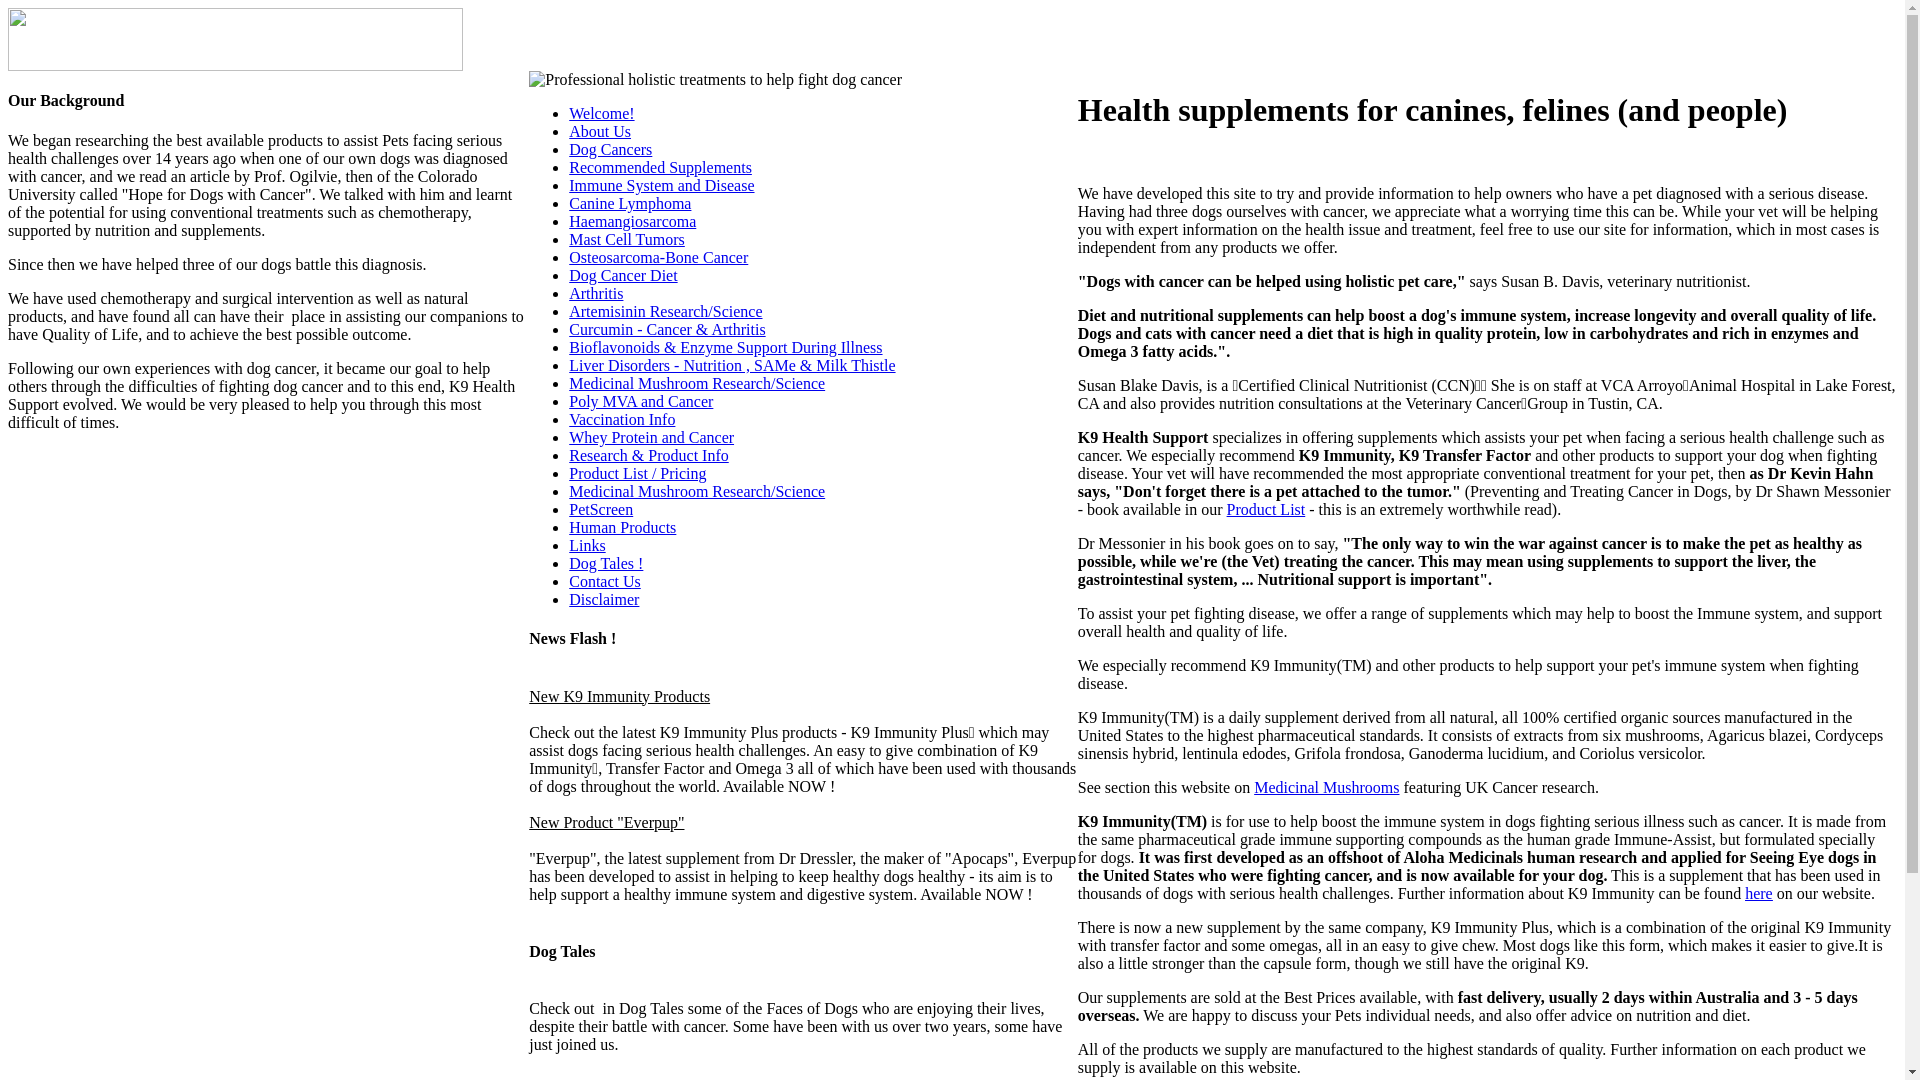 The width and height of the screenshot is (1920, 1080). What do you see at coordinates (1326, 786) in the screenshot?
I see `'Medicinal Mushrooms'` at bounding box center [1326, 786].